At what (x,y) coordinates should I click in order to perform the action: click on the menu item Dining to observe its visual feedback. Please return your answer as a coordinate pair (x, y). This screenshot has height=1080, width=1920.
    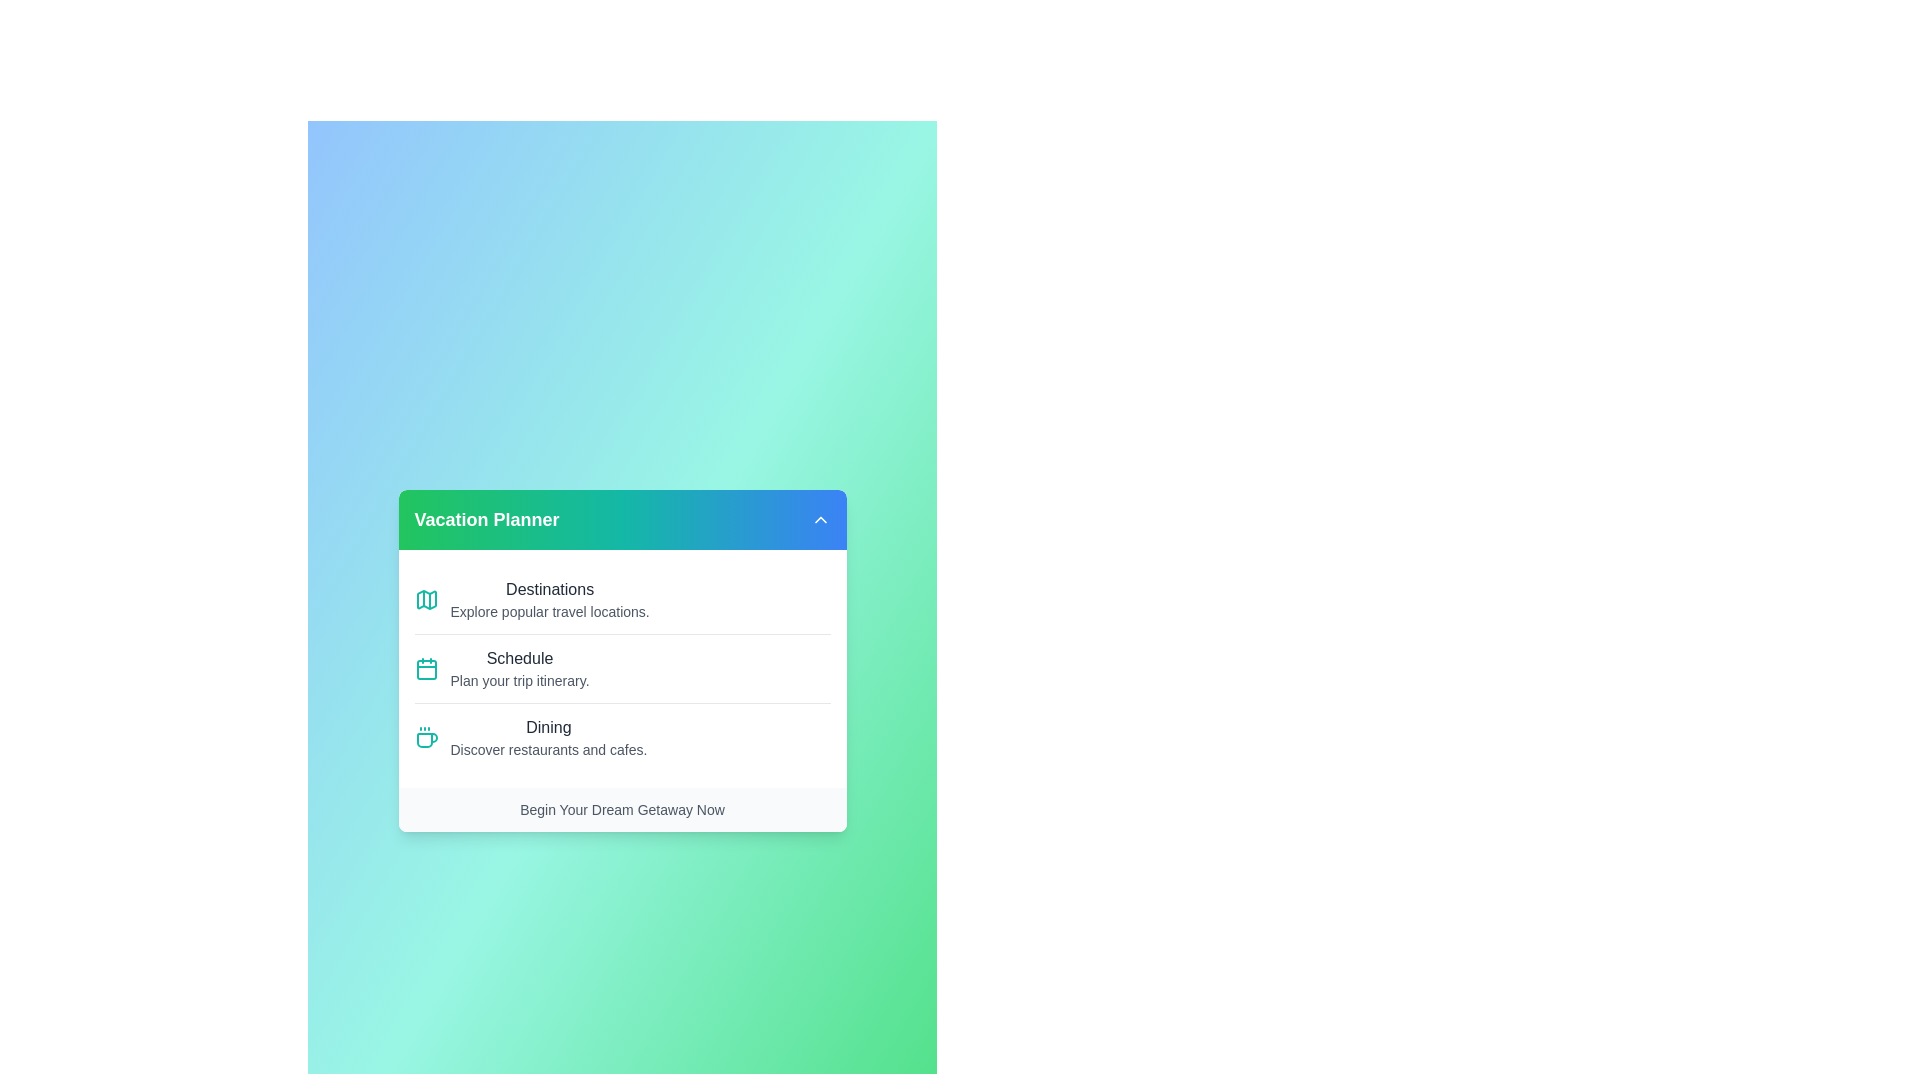
    Looking at the image, I should click on (621, 737).